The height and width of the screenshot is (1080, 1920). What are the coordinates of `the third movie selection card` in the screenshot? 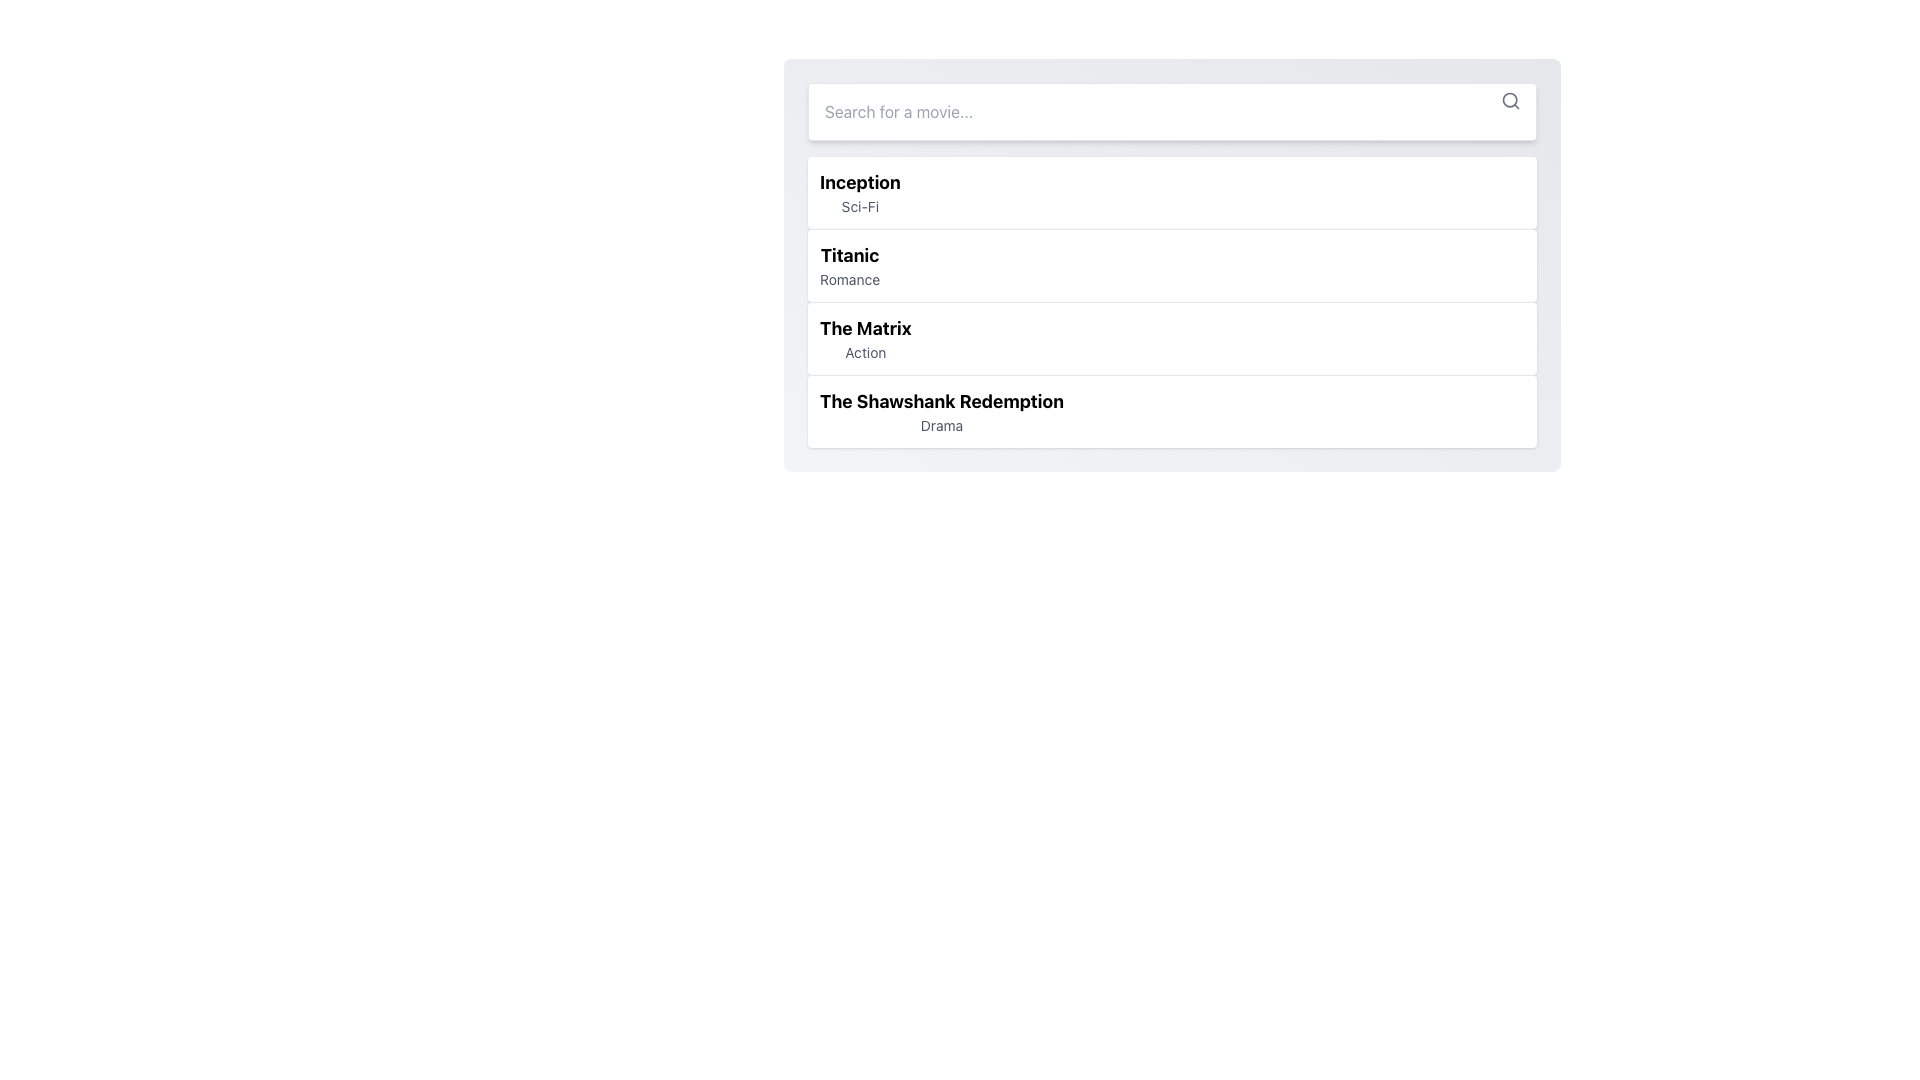 It's located at (1172, 337).